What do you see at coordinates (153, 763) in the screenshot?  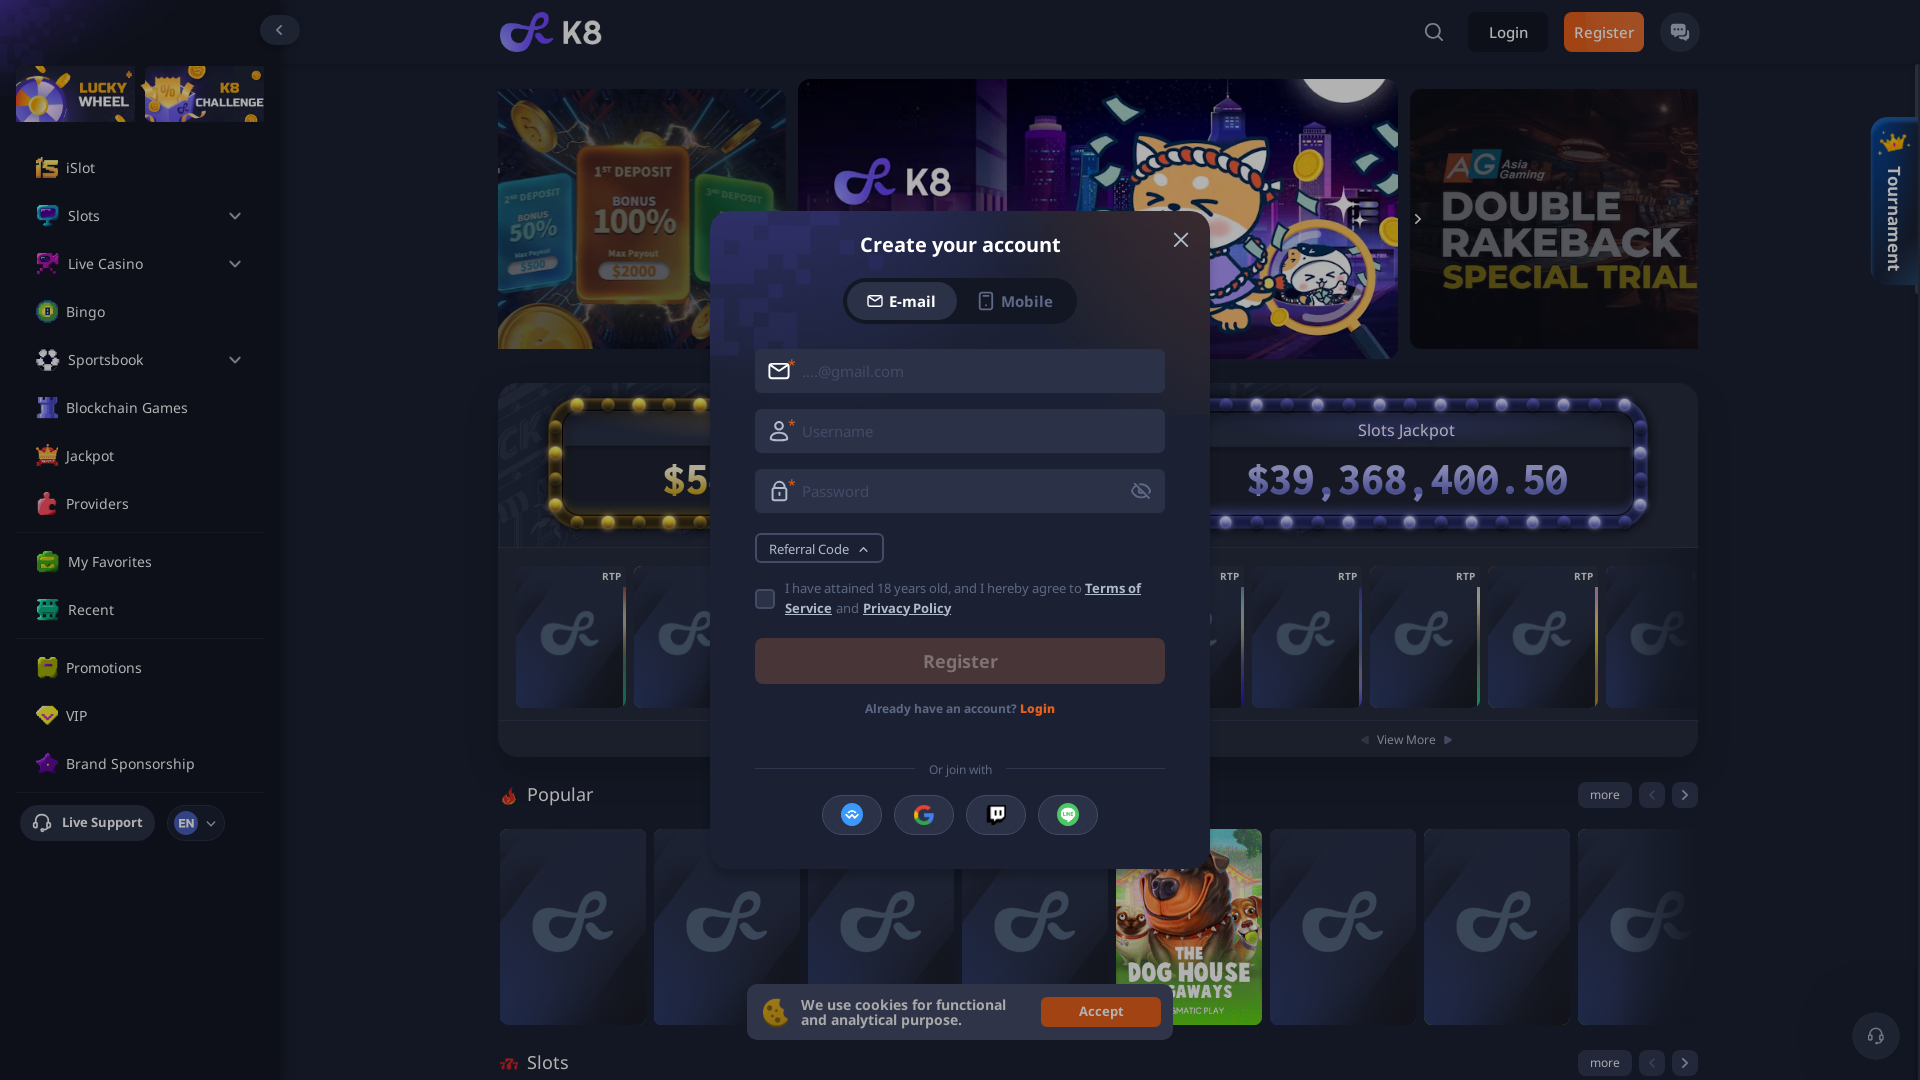 I see `'Brand Sponsorship'` at bounding box center [153, 763].